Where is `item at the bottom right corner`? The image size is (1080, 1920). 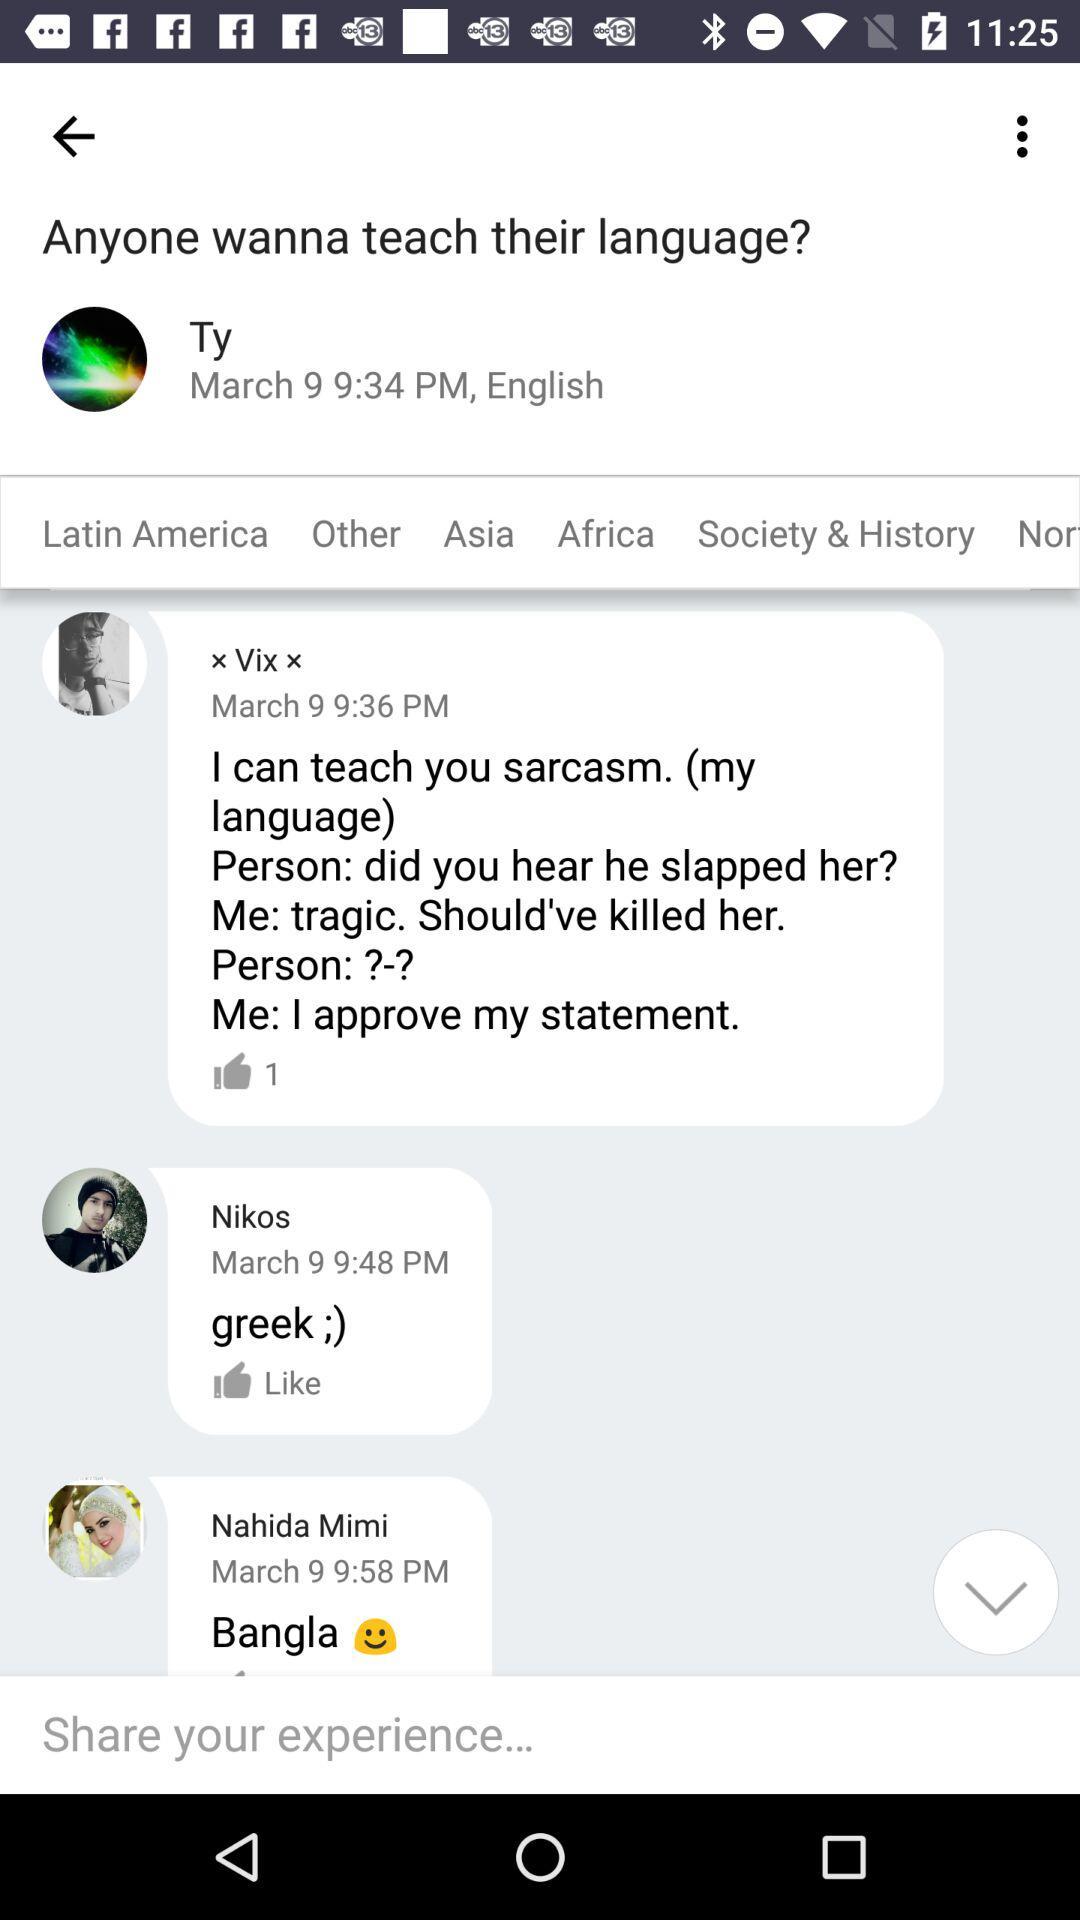 item at the bottom right corner is located at coordinates (995, 1591).